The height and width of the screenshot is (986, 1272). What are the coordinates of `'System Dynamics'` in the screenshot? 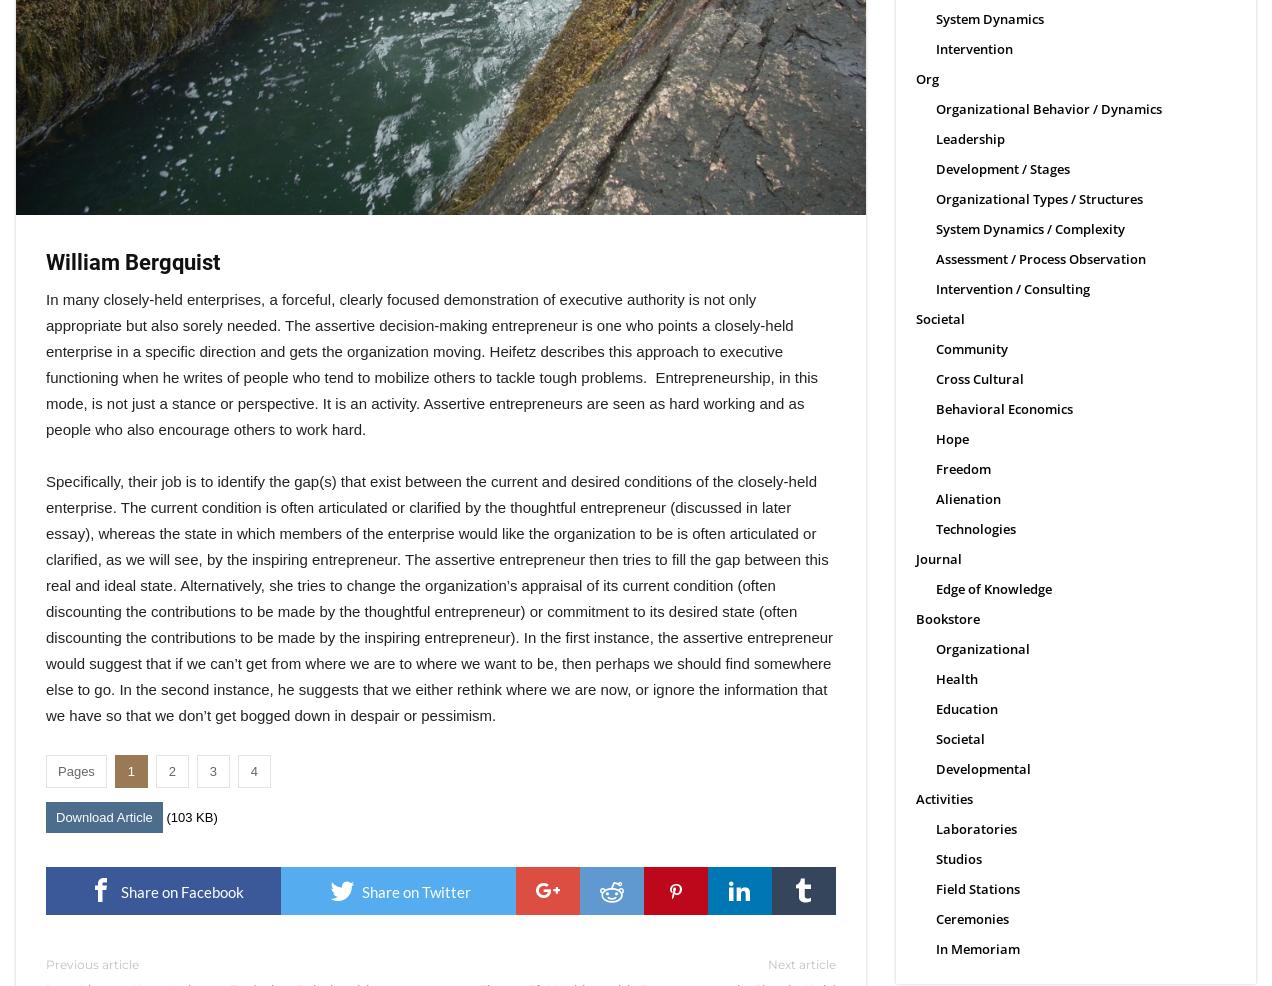 It's located at (988, 18).